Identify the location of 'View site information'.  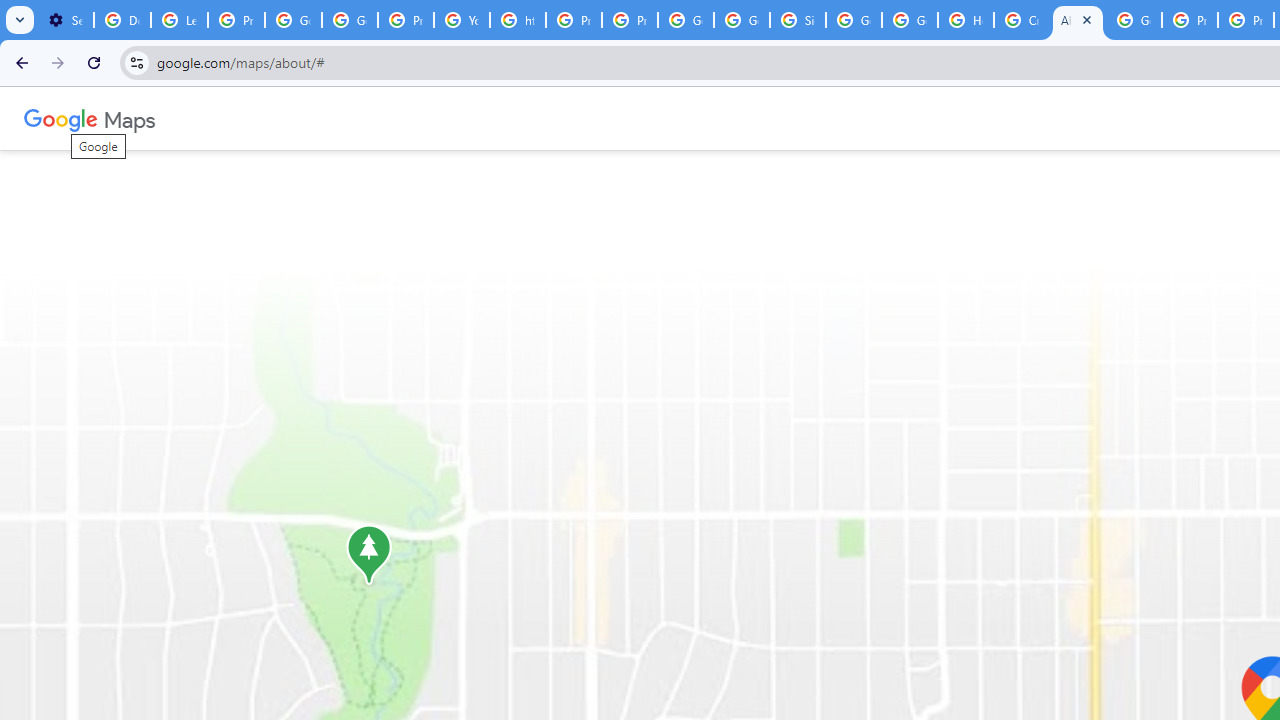
(135, 61).